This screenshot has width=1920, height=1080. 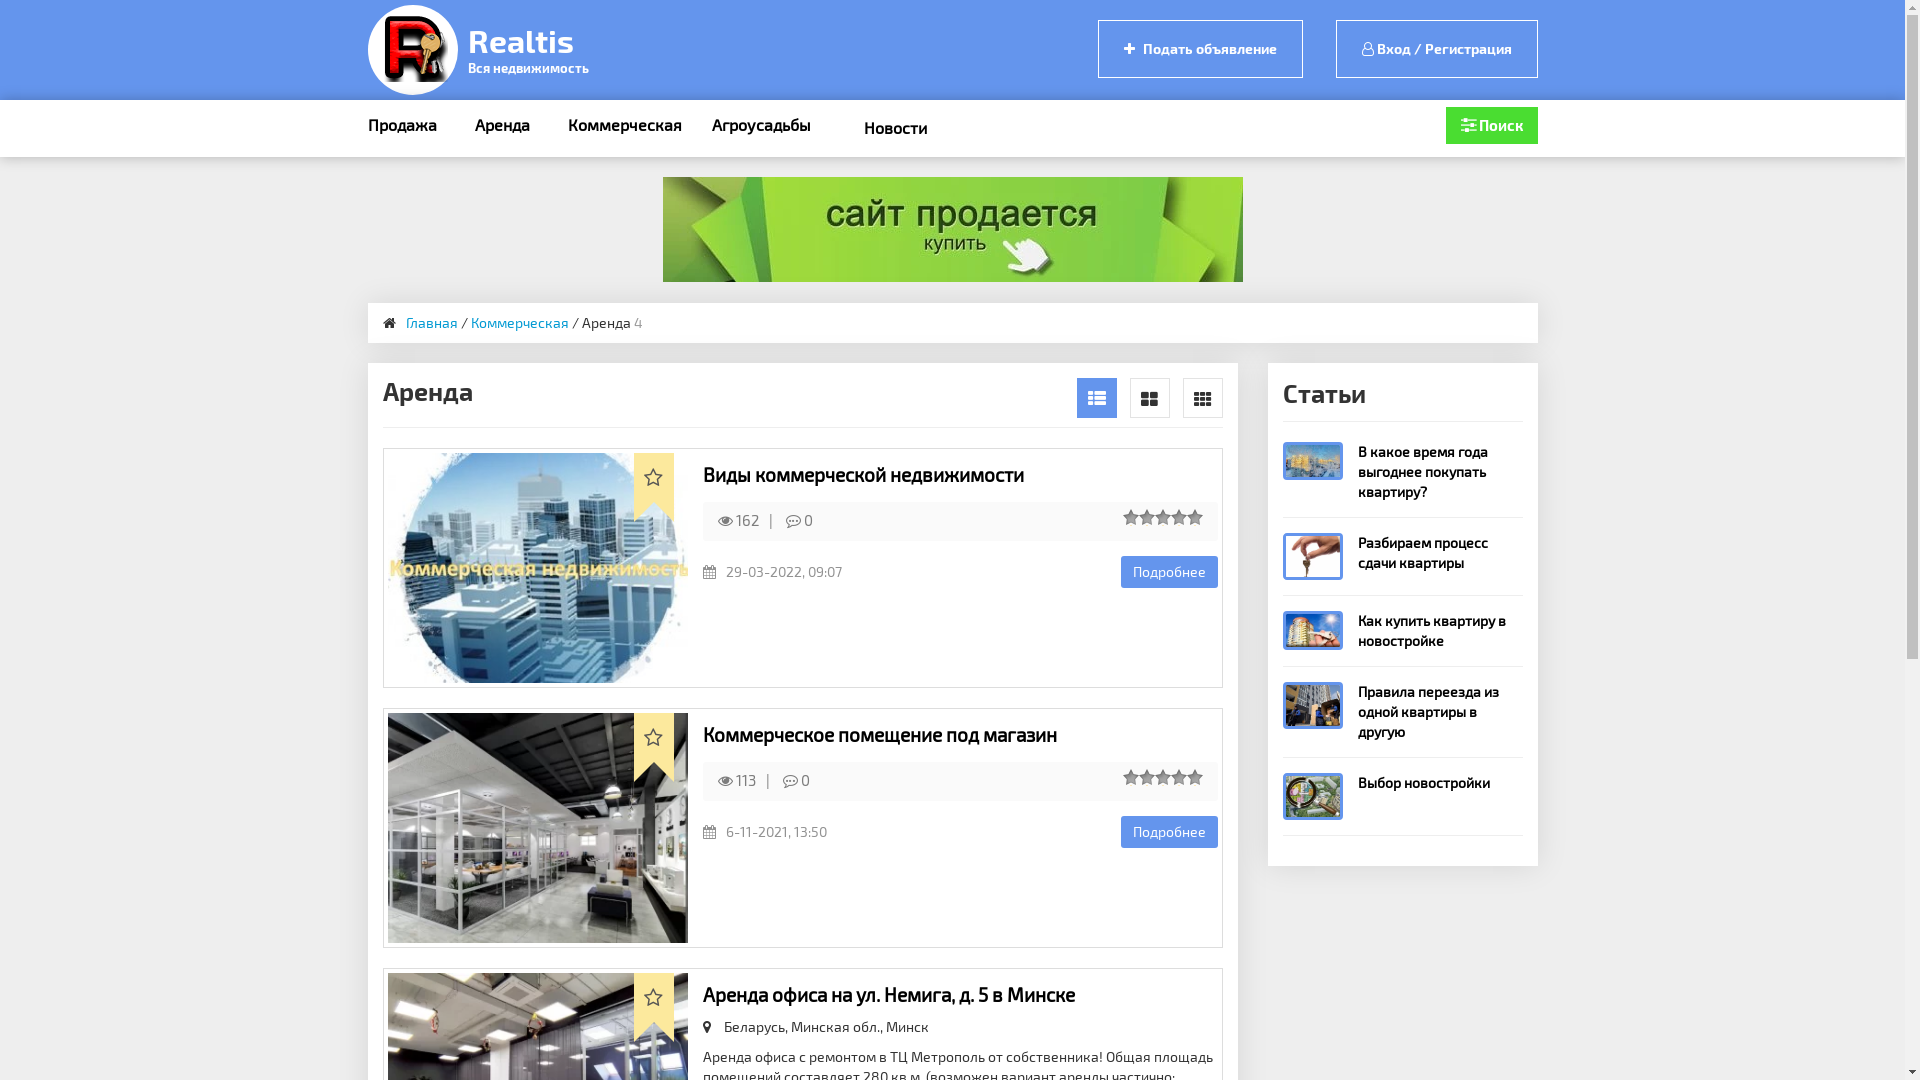 What do you see at coordinates (1130, 776) in the screenshot?
I see `'1'` at bounding box center [1130, 776].